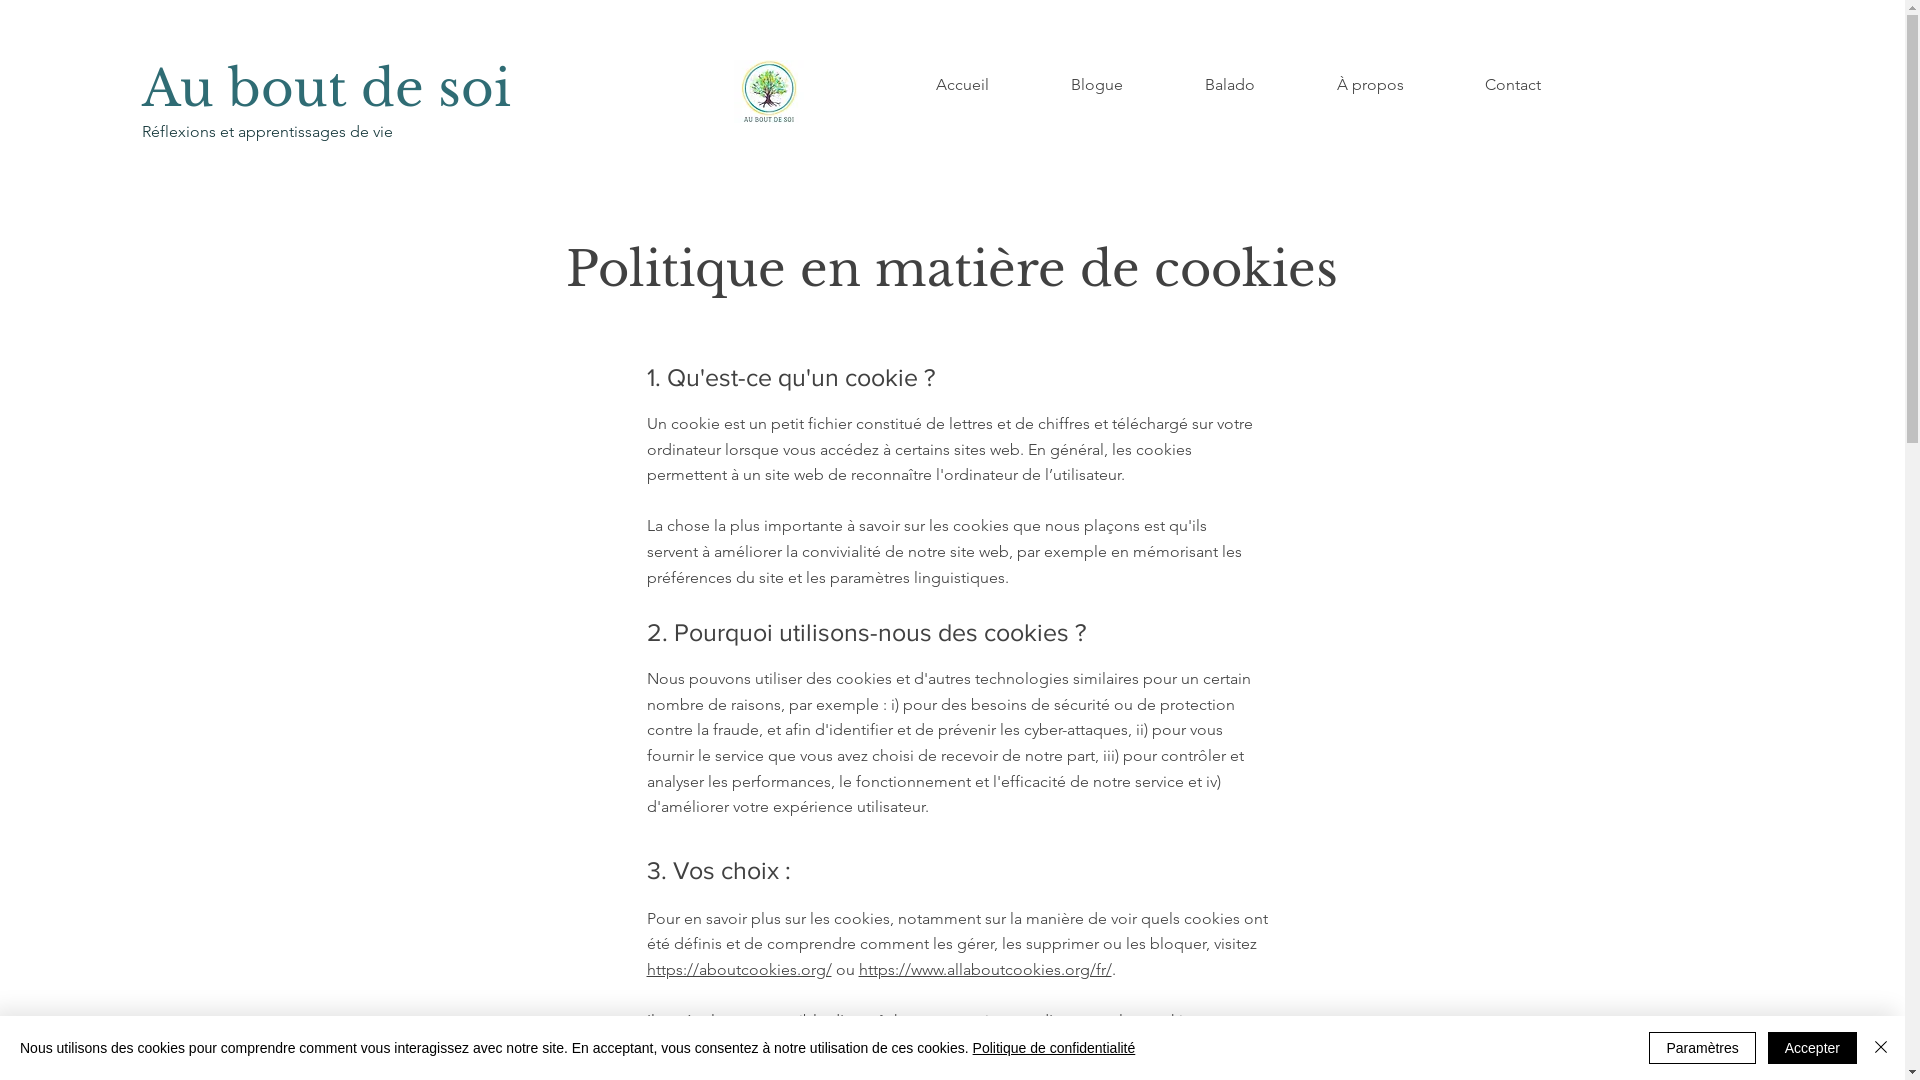 The width and height of the screenshot is (1920, 1080). What do you see at coordinates (435, 87) in the screenshot?
I see `'de soi'` at bounding box center [435, 87].